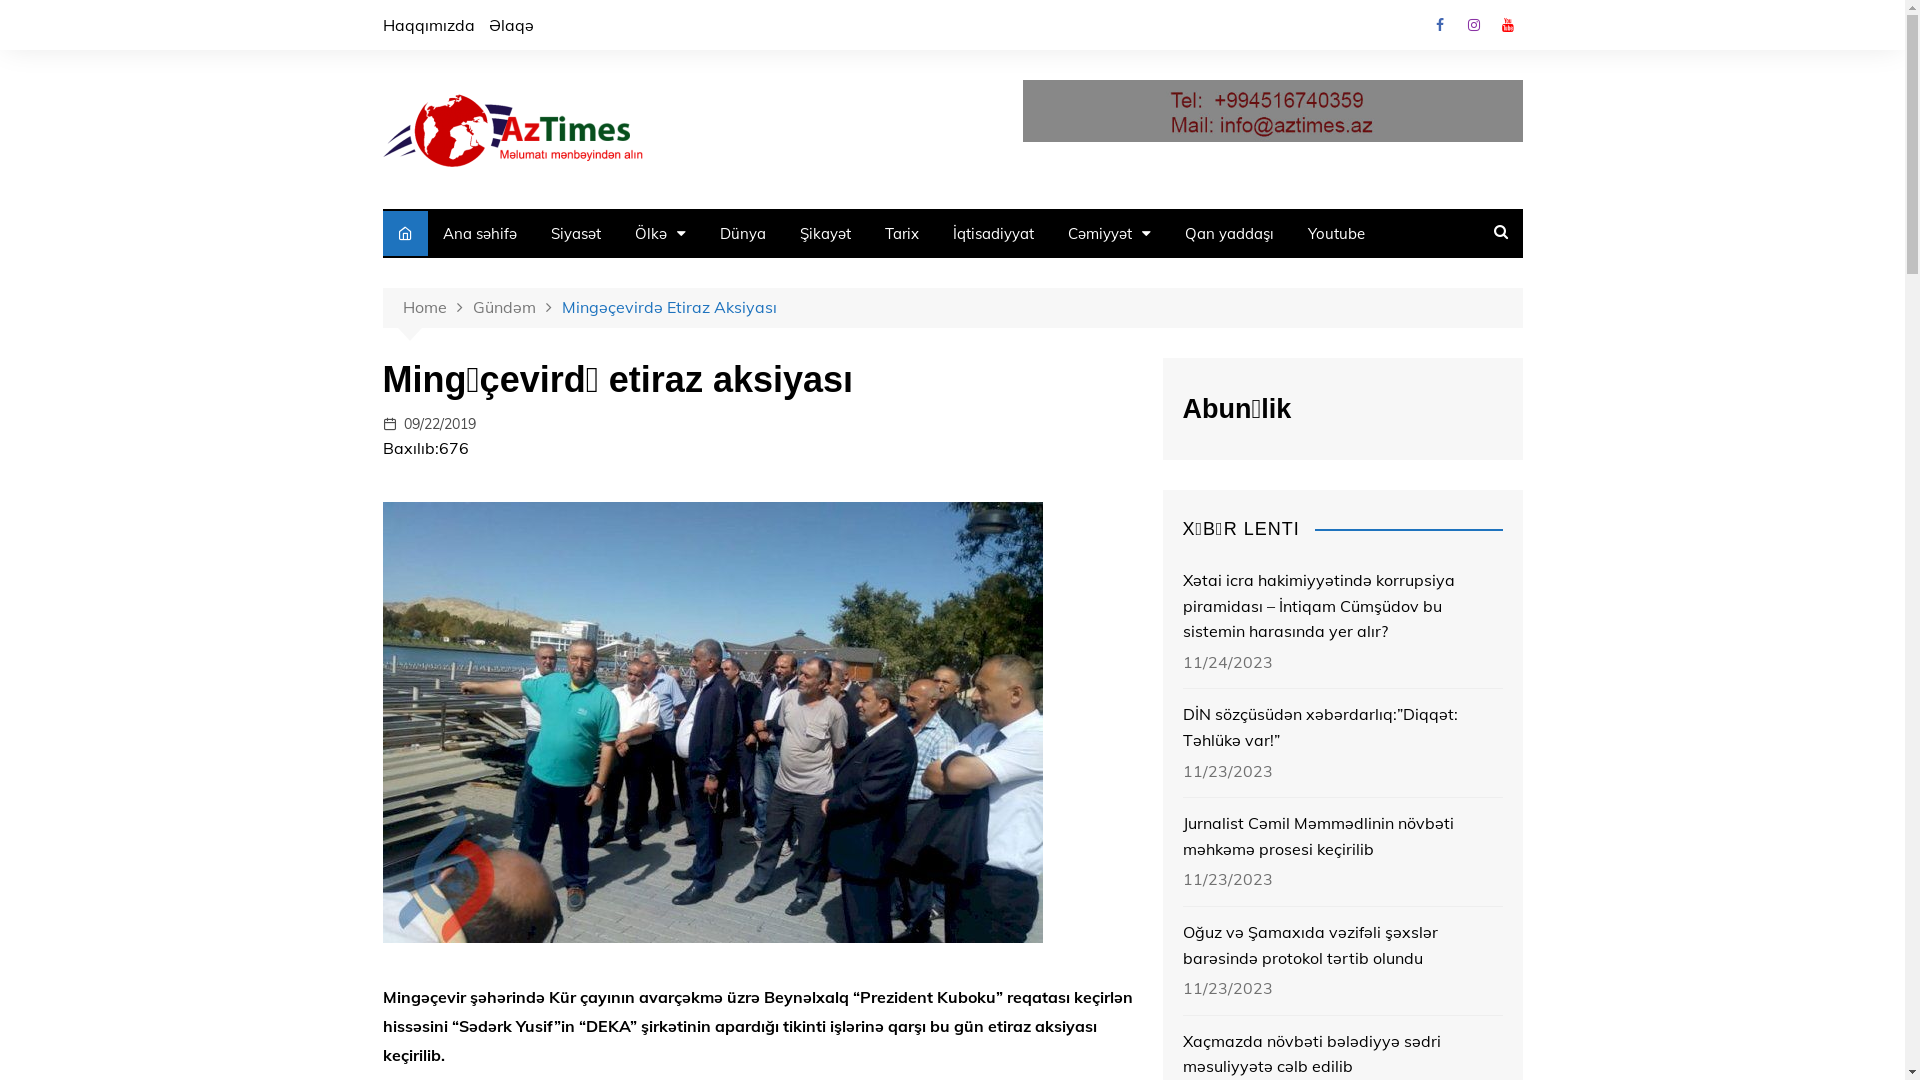 This screenshot has width=1920, height=1080. Describe the element at coordinates (1473, 24) in the screenshot. I see `'Instagram'` at that location.